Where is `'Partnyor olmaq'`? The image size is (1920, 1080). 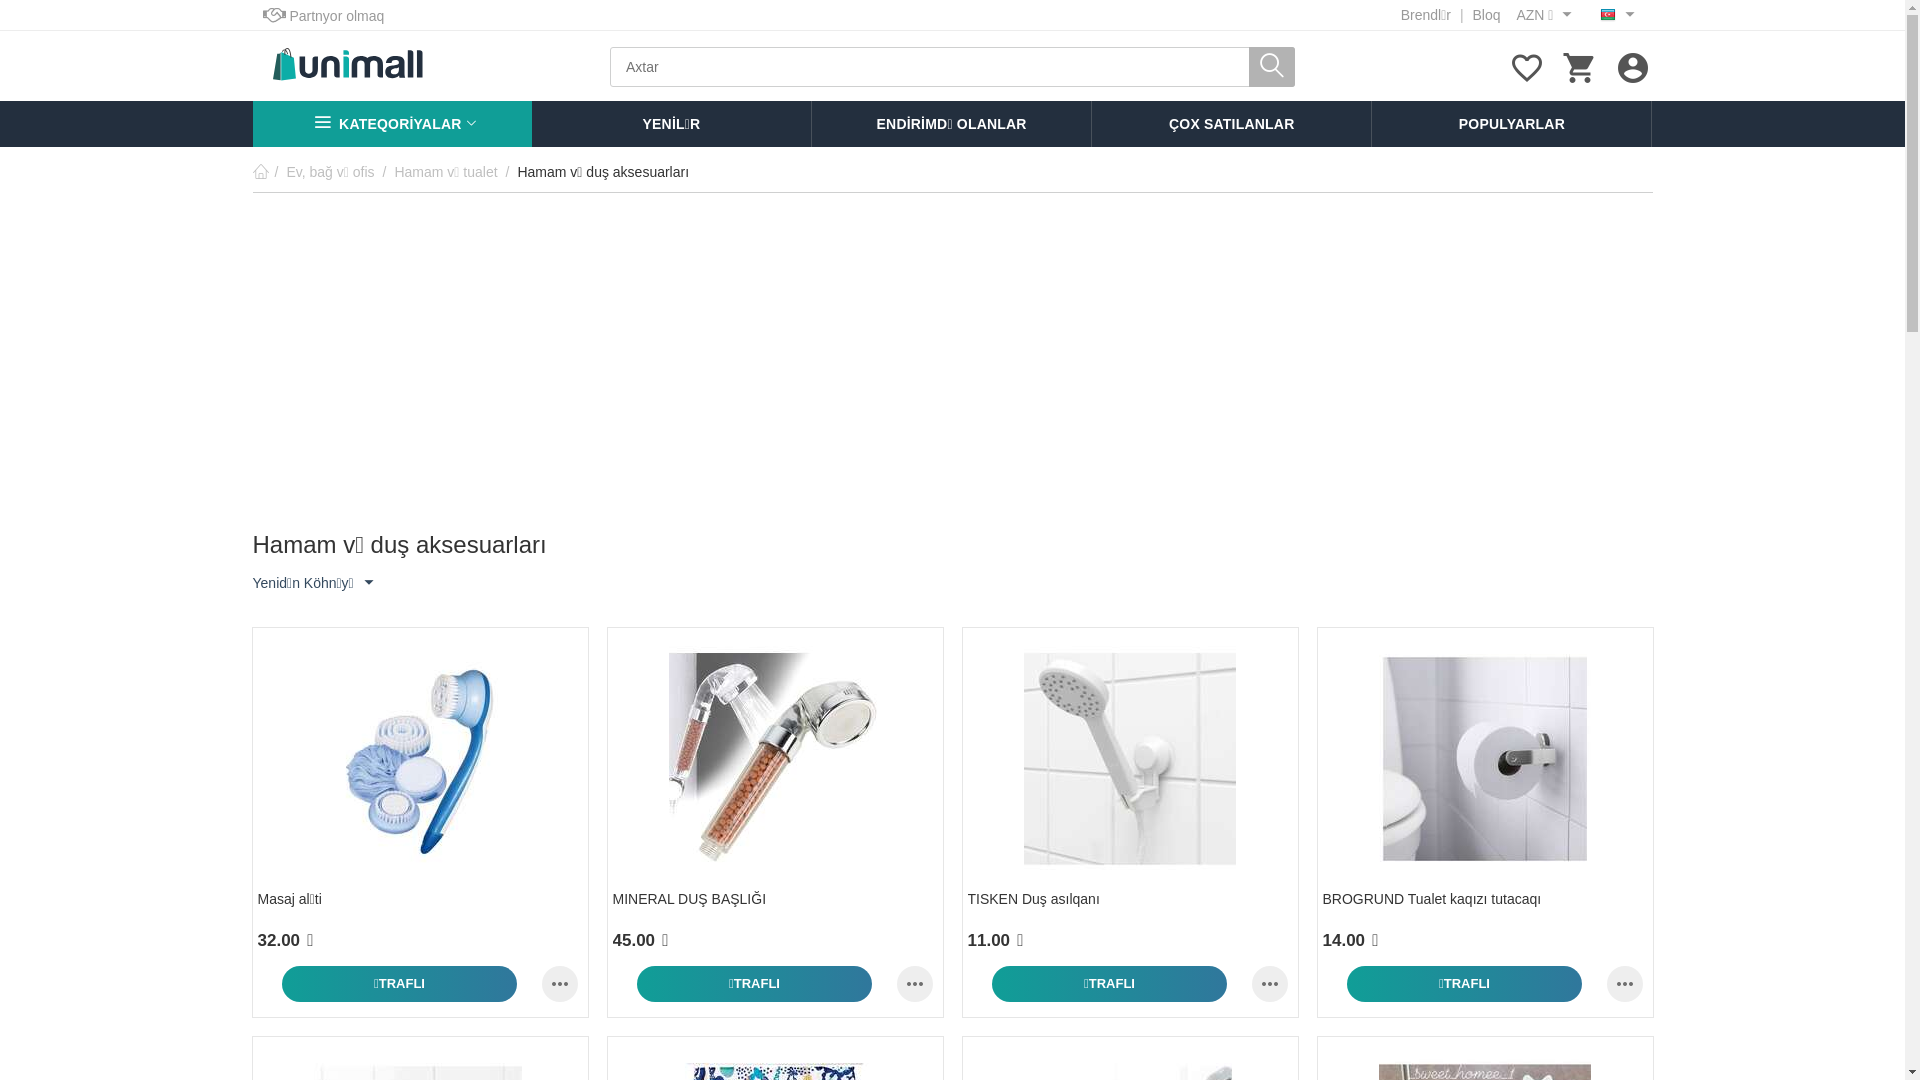
'Partnyor olmaq' is located at coordinates (322, 15).